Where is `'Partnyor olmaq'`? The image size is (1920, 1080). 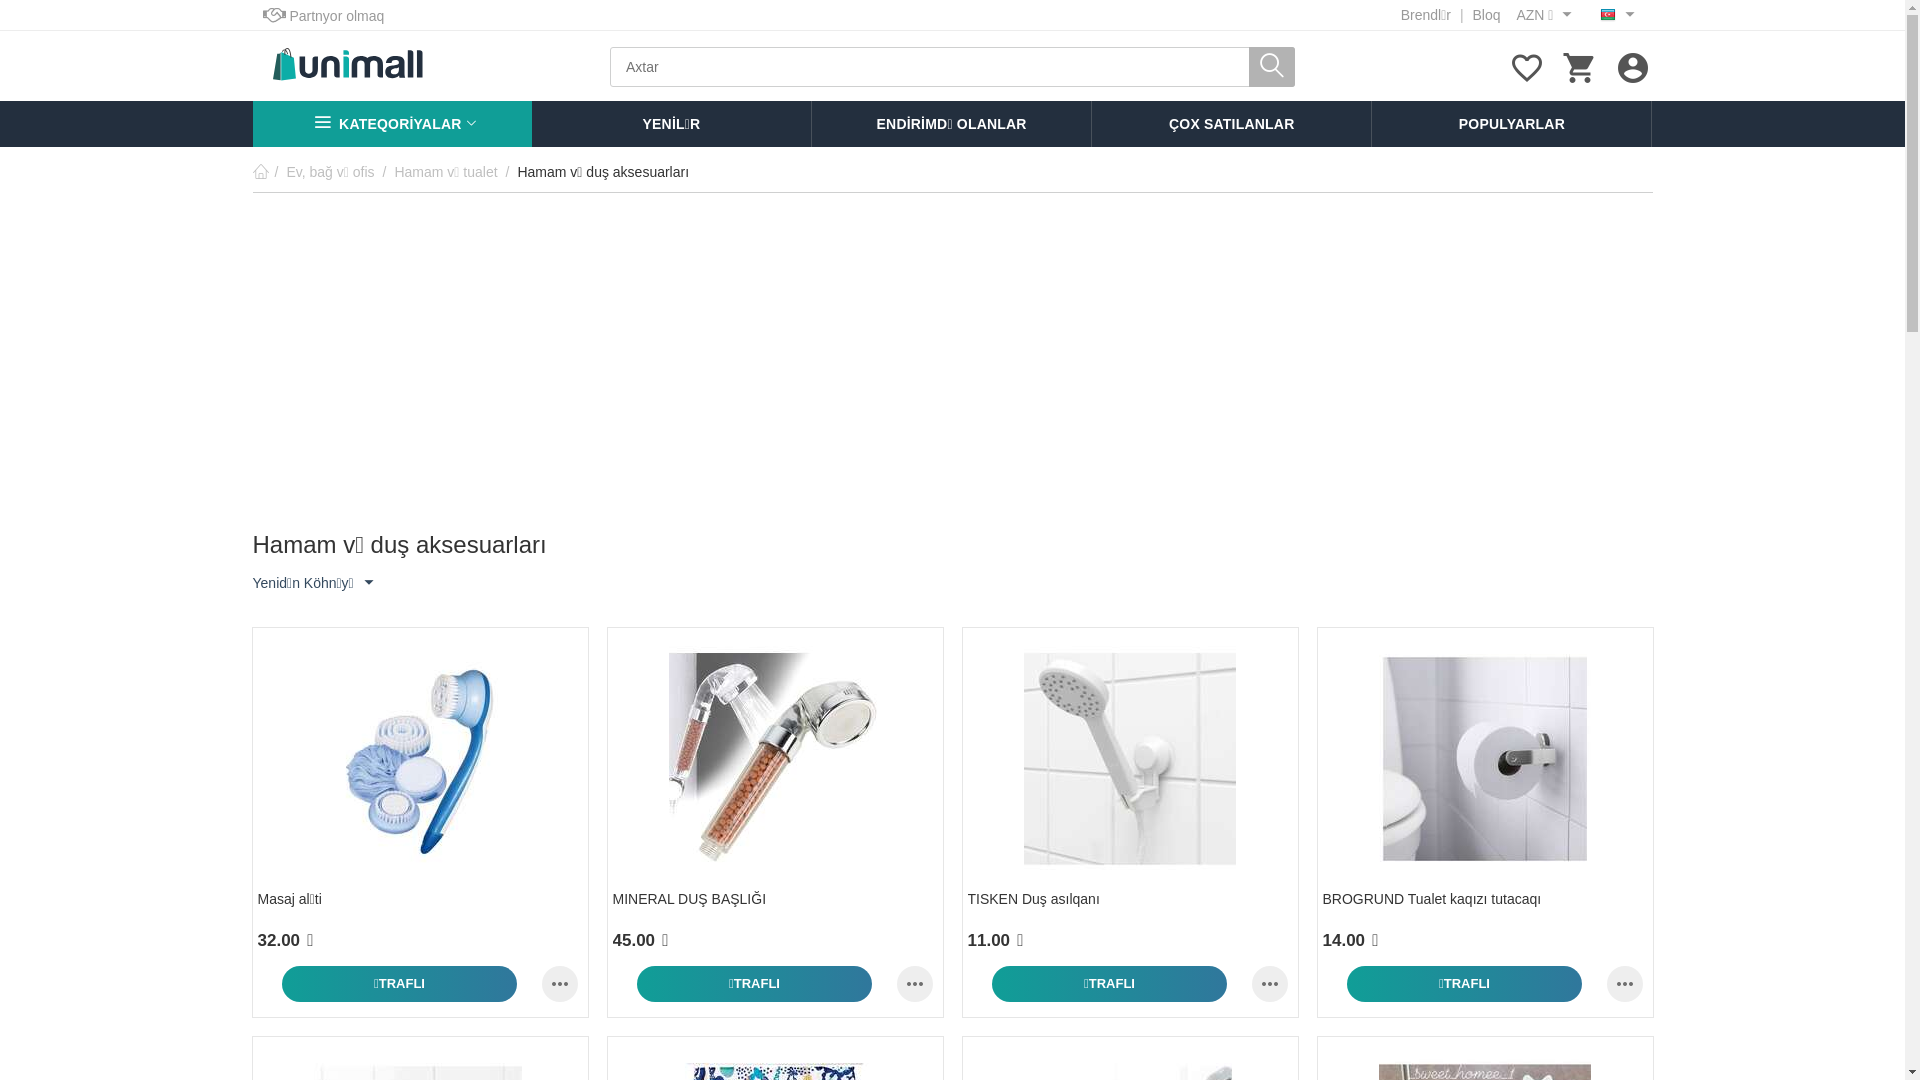
'Partnyor olmaq' is located at coordinates (322, 15).